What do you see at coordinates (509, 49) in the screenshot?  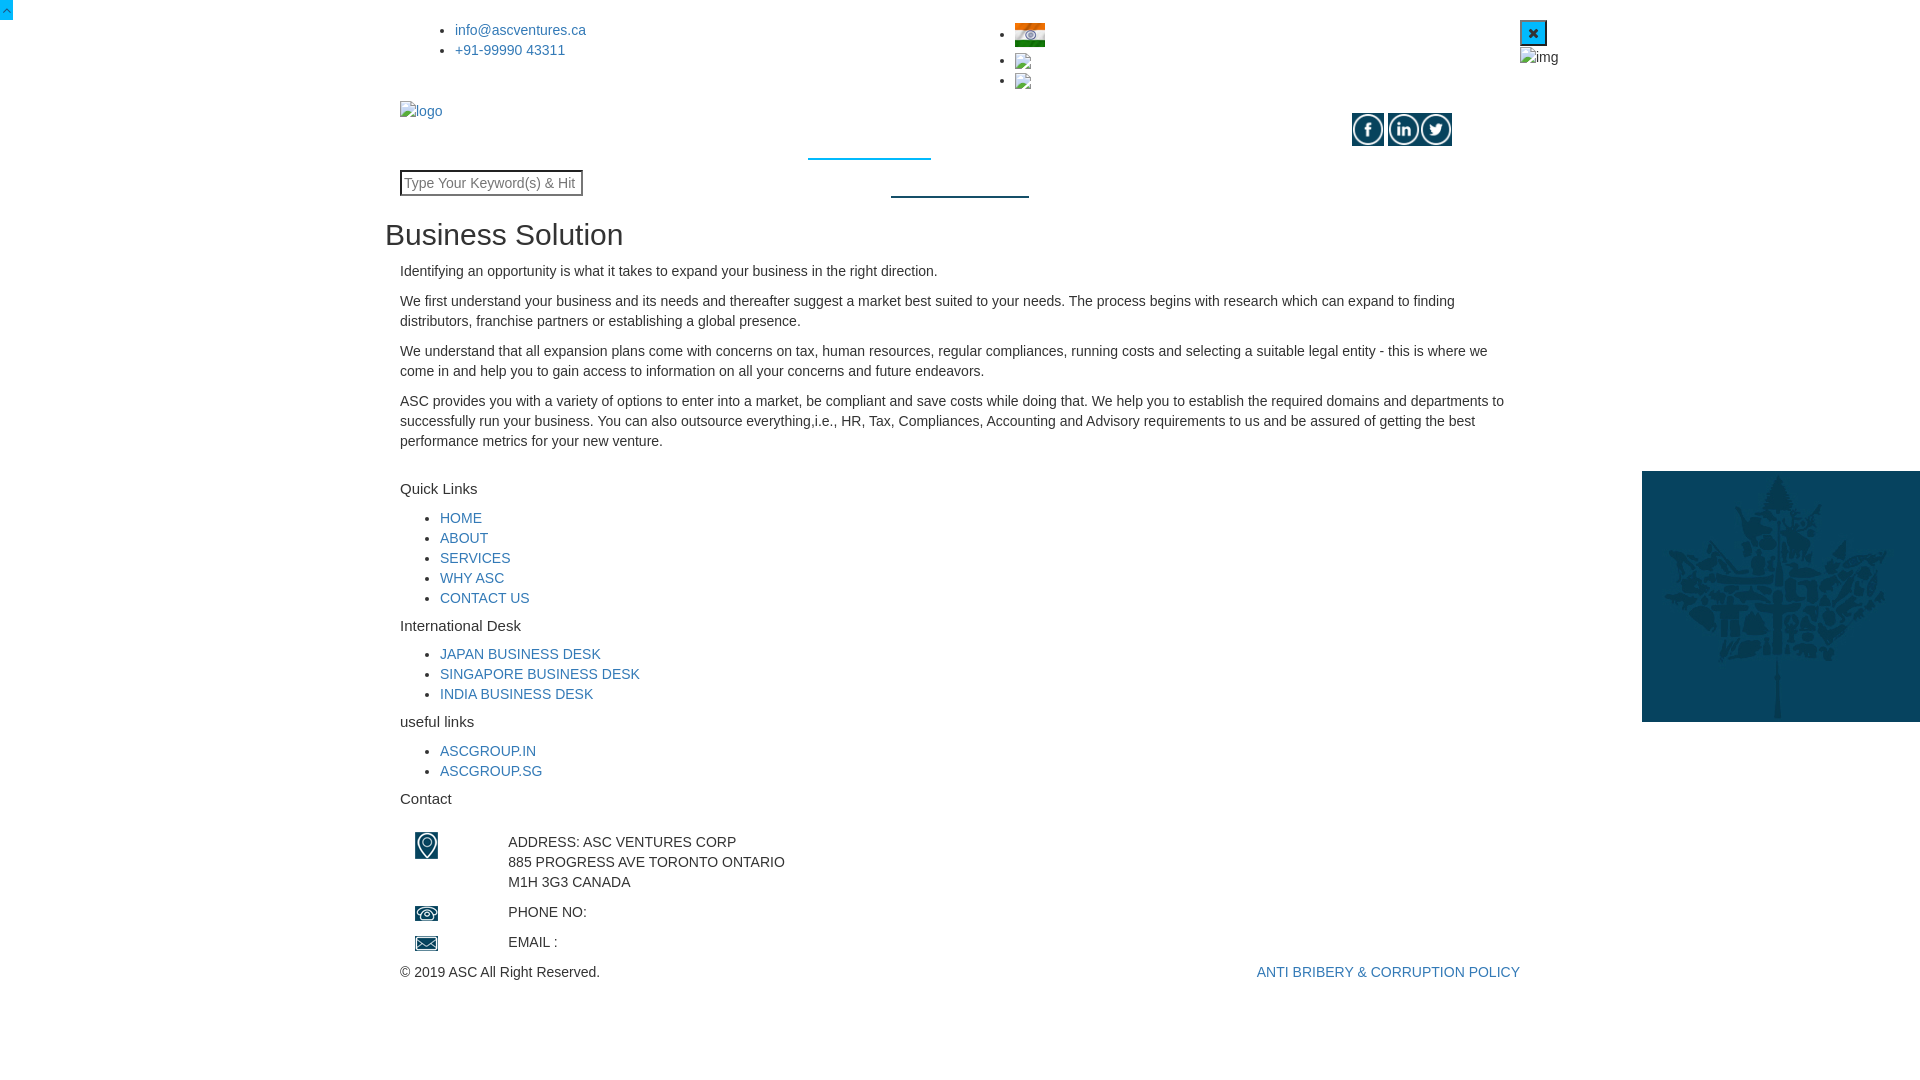 I see `'+91-99990 43311'` at bounding box center [509, 49].